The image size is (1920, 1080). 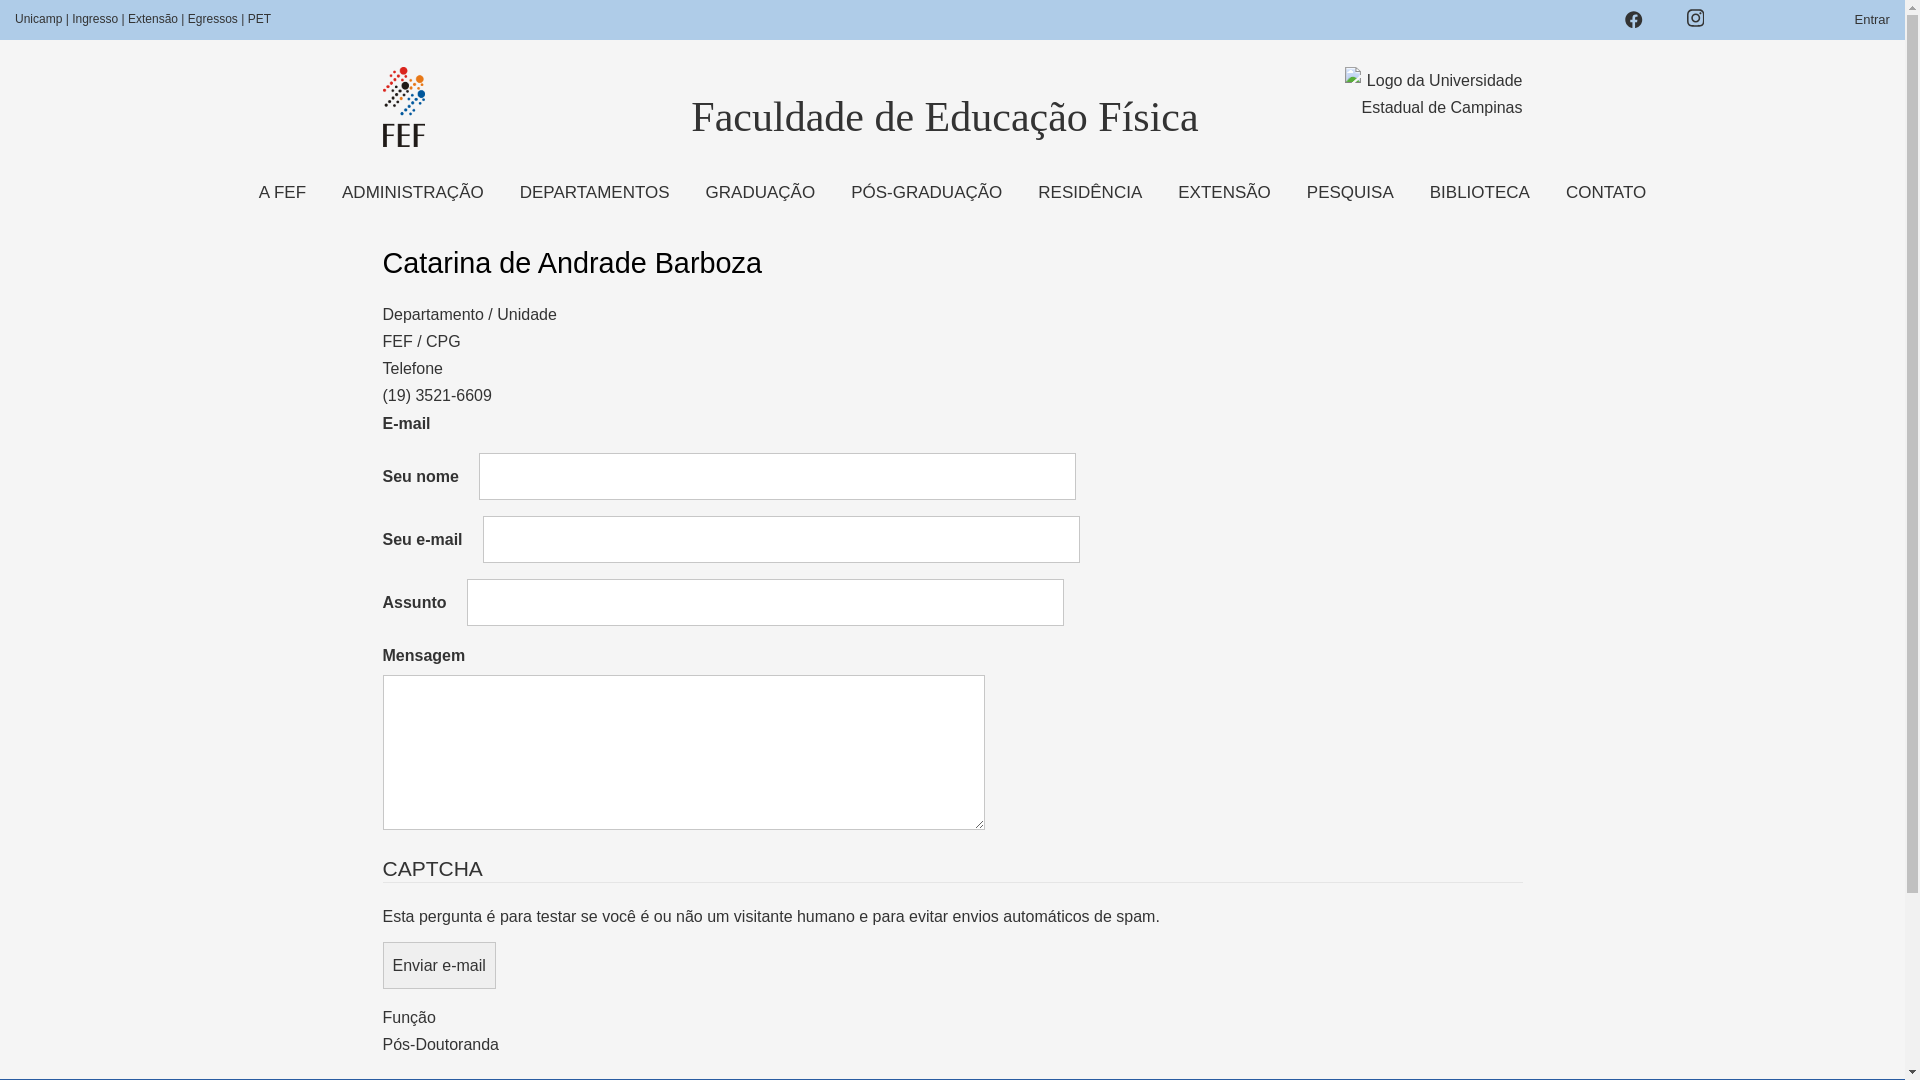 What do you see at coordinates (1350, 192) in the screenshot?
I see `'PESQUISA'` at bounding box center [1350, 192].